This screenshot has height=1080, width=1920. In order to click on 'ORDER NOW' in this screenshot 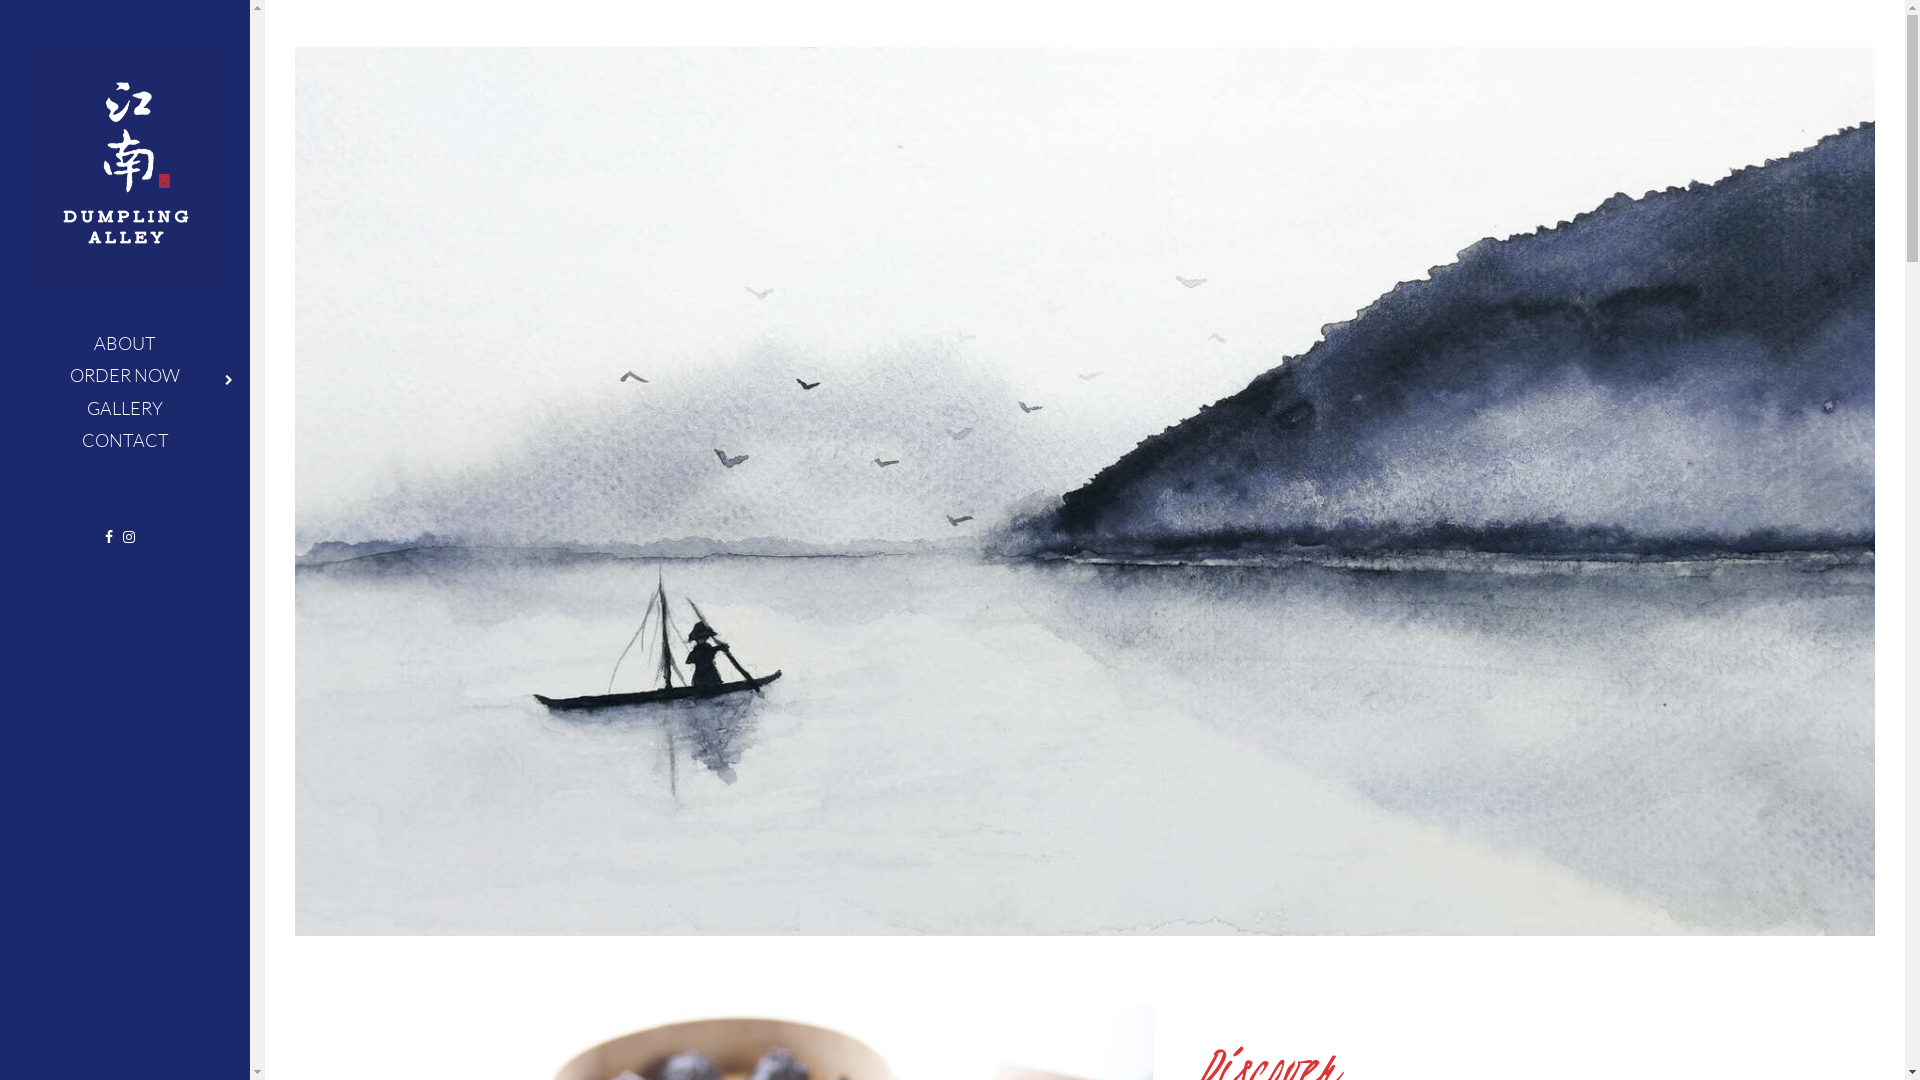, I will do `click(123, 374)`.